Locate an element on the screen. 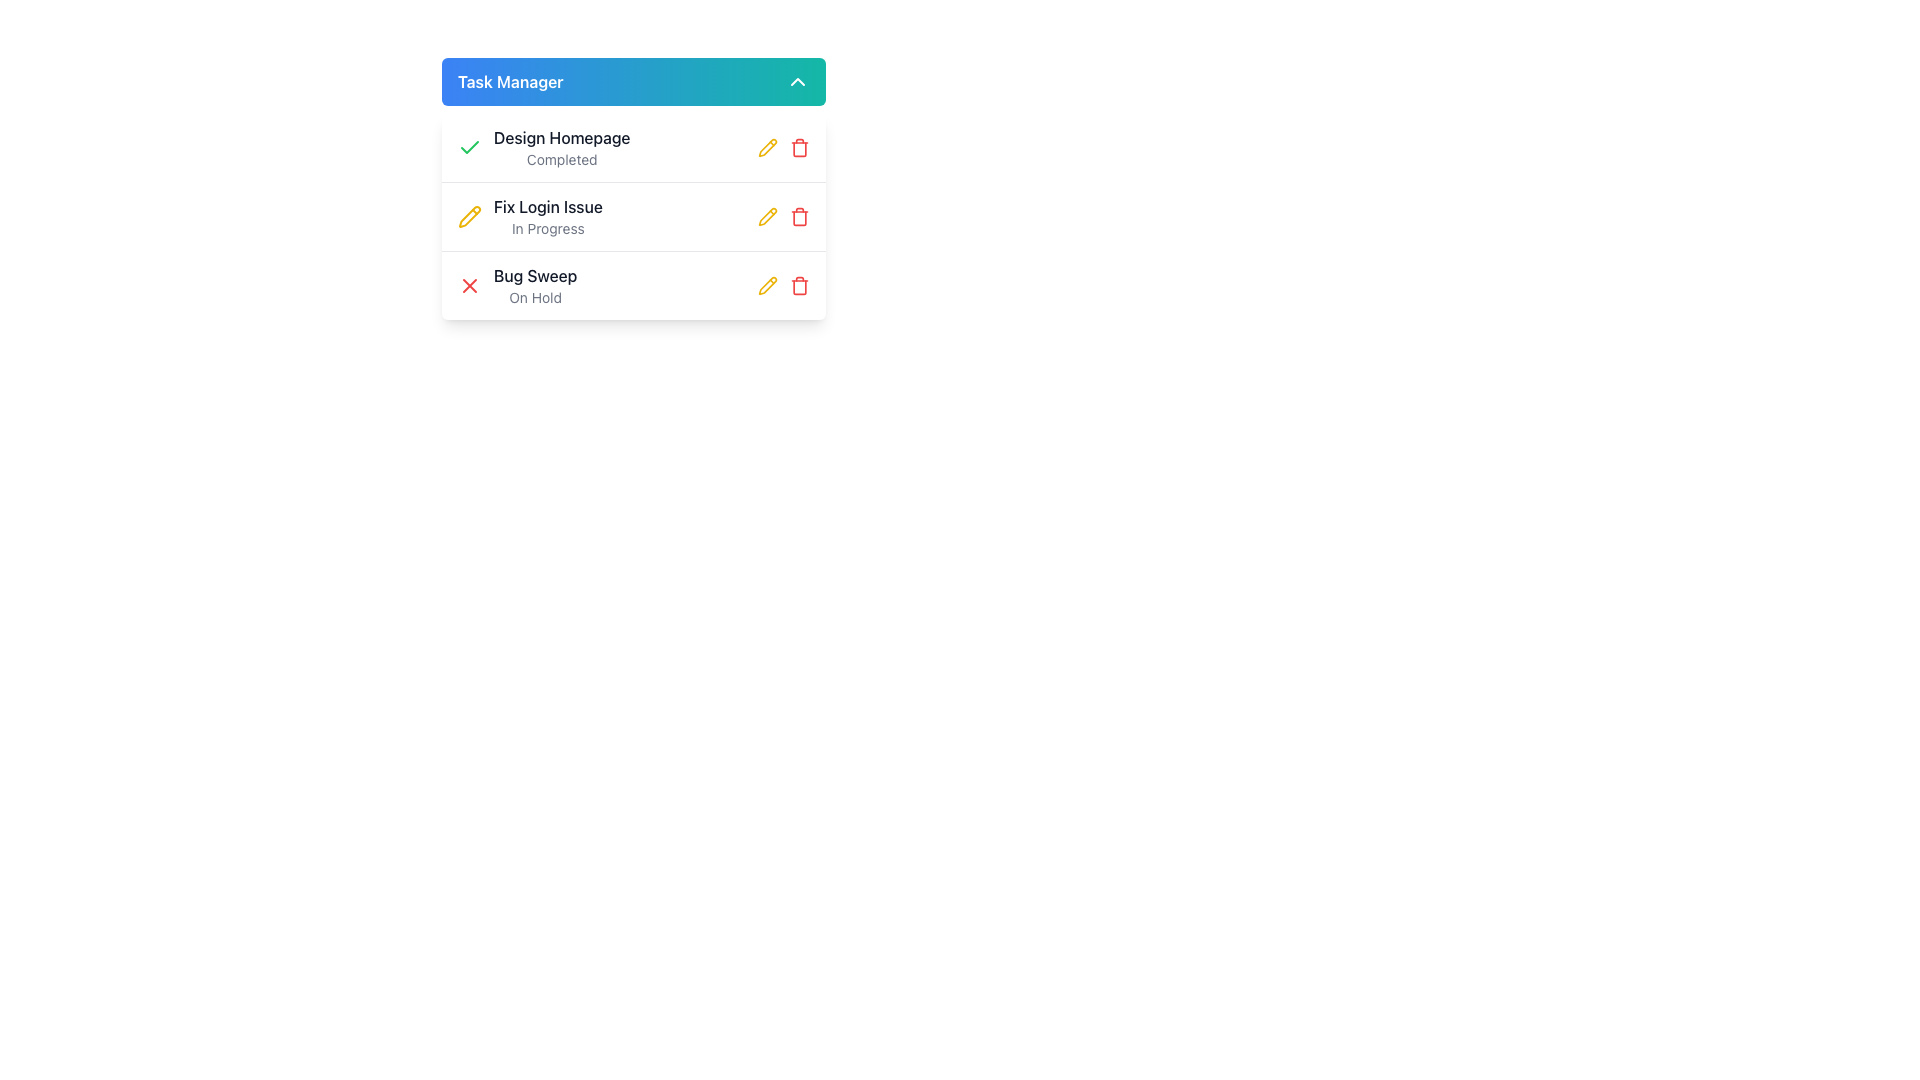 The image size is (1920, 1080). the status label indicating 'In Progress', located below the 'Fix Login Issue' task in the second row of the task list, which is horizontally centered in its column is located at coordinates (548, 227).